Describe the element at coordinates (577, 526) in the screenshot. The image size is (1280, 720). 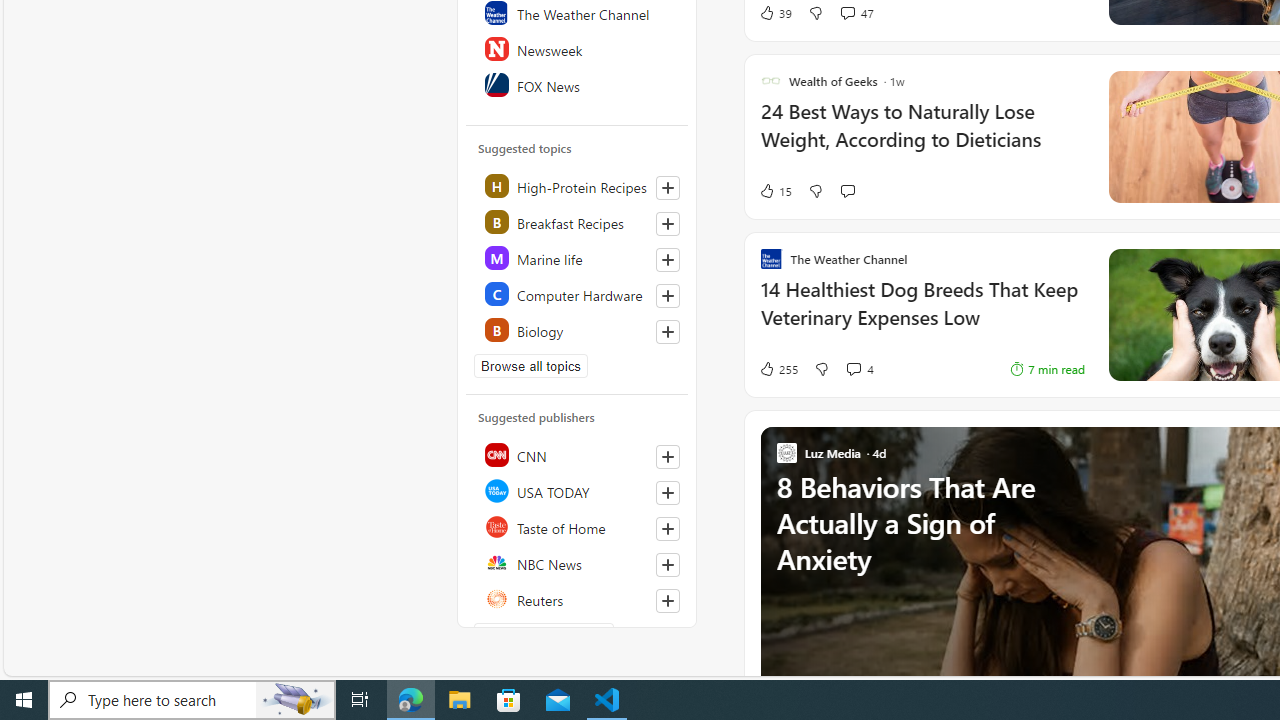
I see `'Taste of Home'` at that location.